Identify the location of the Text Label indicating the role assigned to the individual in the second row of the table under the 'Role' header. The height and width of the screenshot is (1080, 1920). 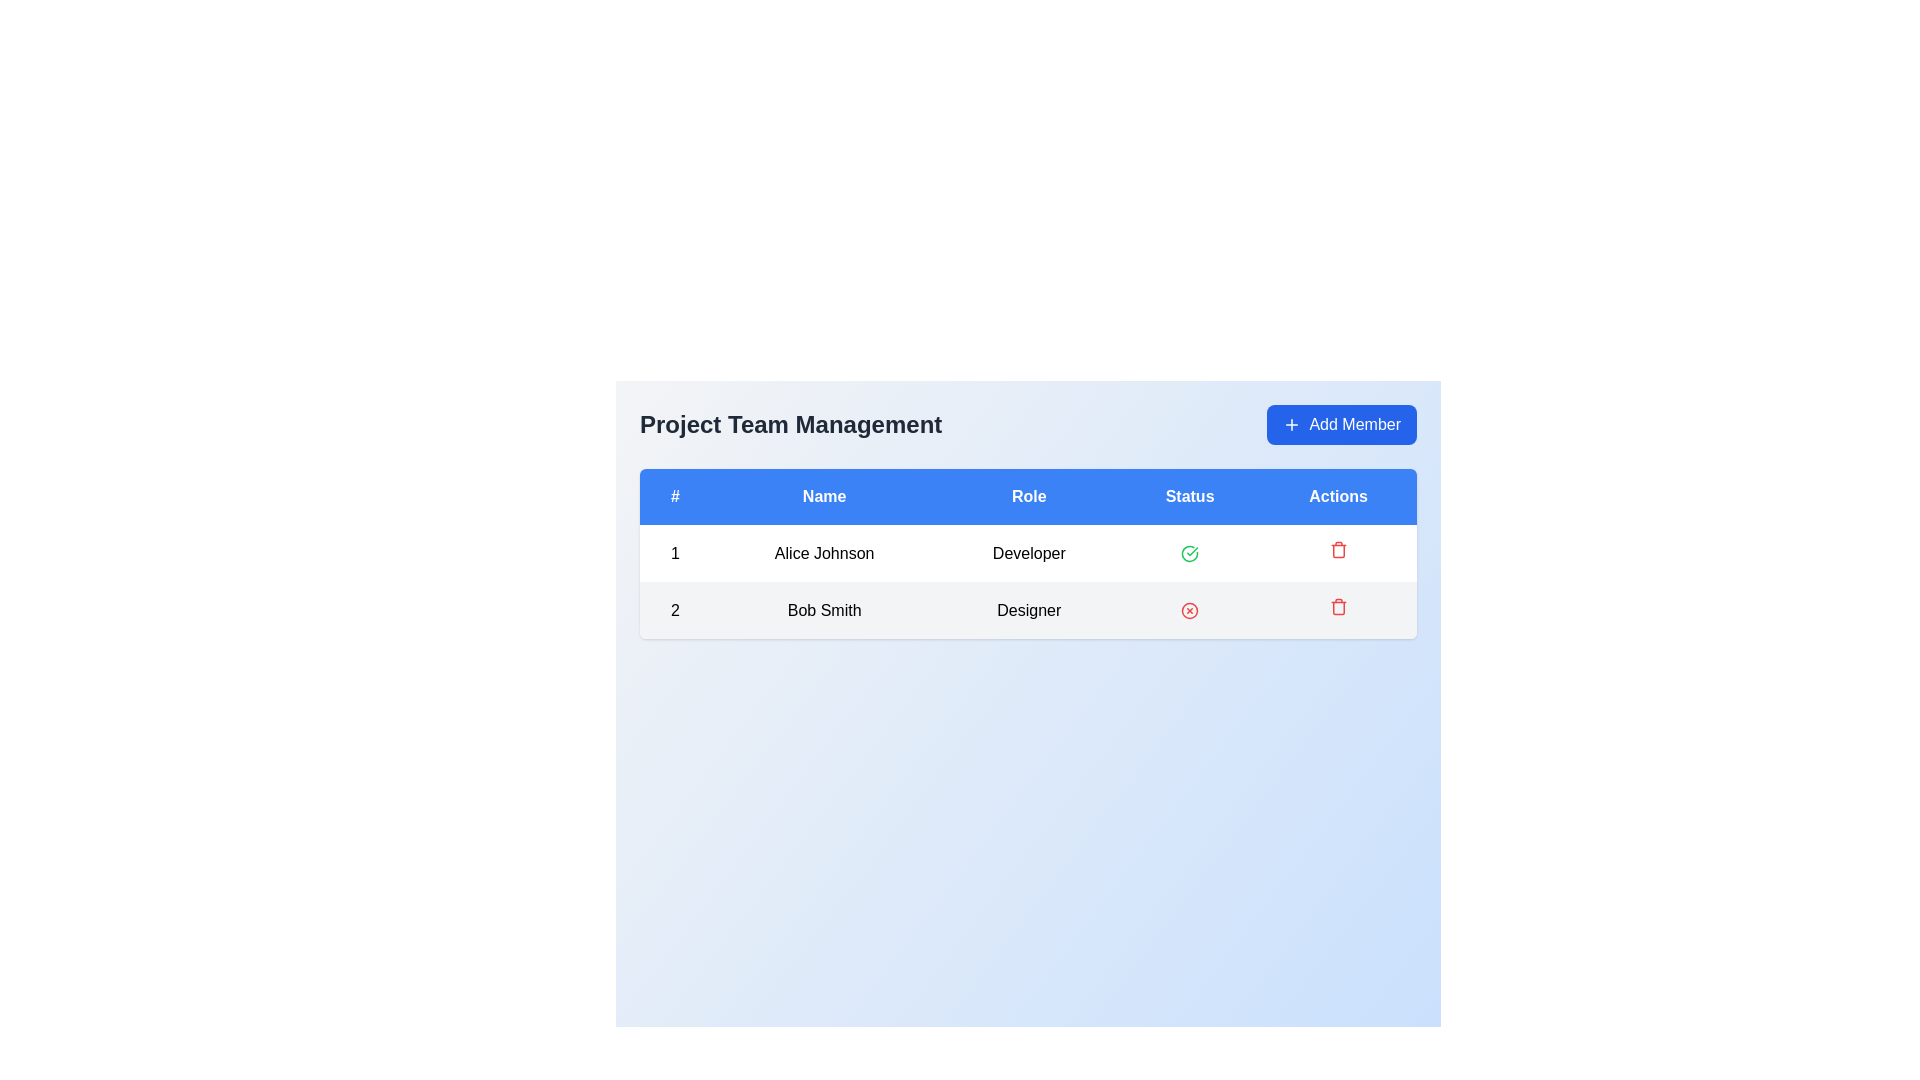
(1029, 609).